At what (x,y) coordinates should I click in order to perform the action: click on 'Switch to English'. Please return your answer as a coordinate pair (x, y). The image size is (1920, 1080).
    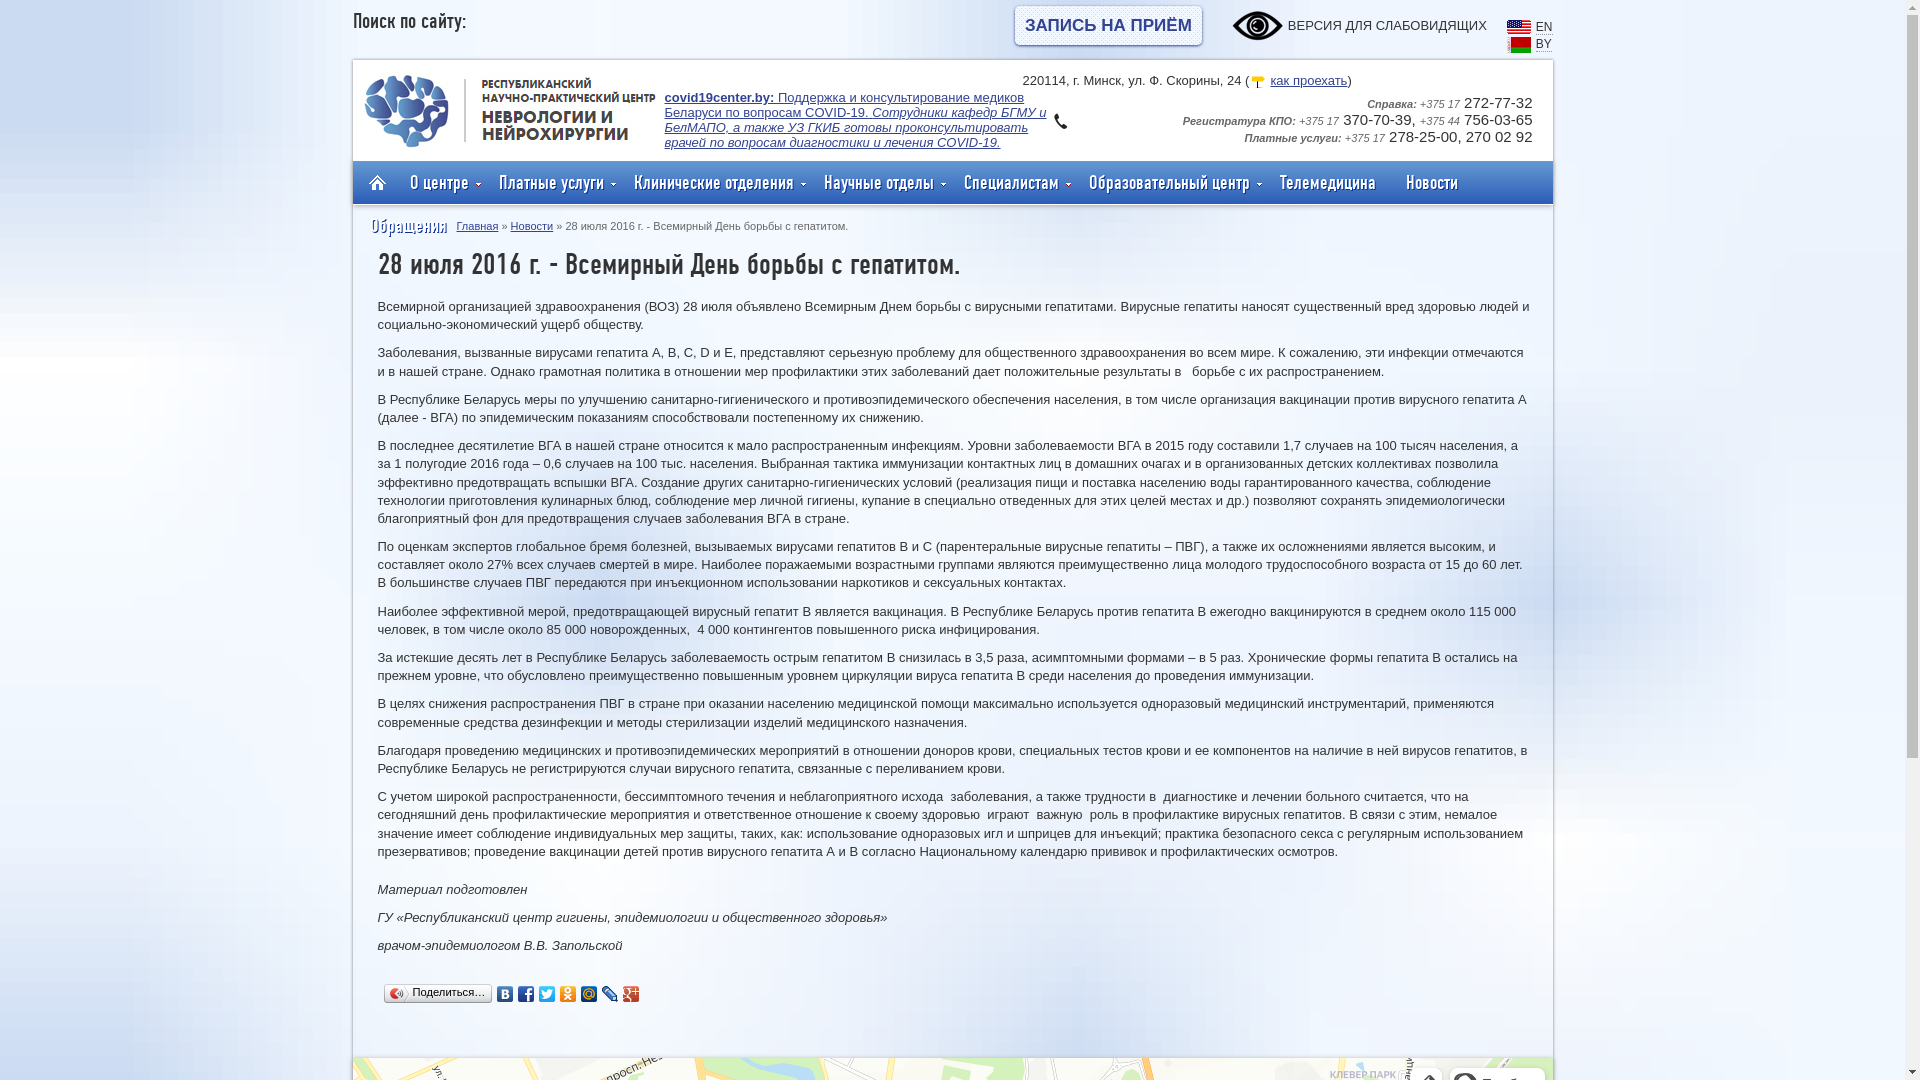
    Looking at the image, I should click on (1518, 29).